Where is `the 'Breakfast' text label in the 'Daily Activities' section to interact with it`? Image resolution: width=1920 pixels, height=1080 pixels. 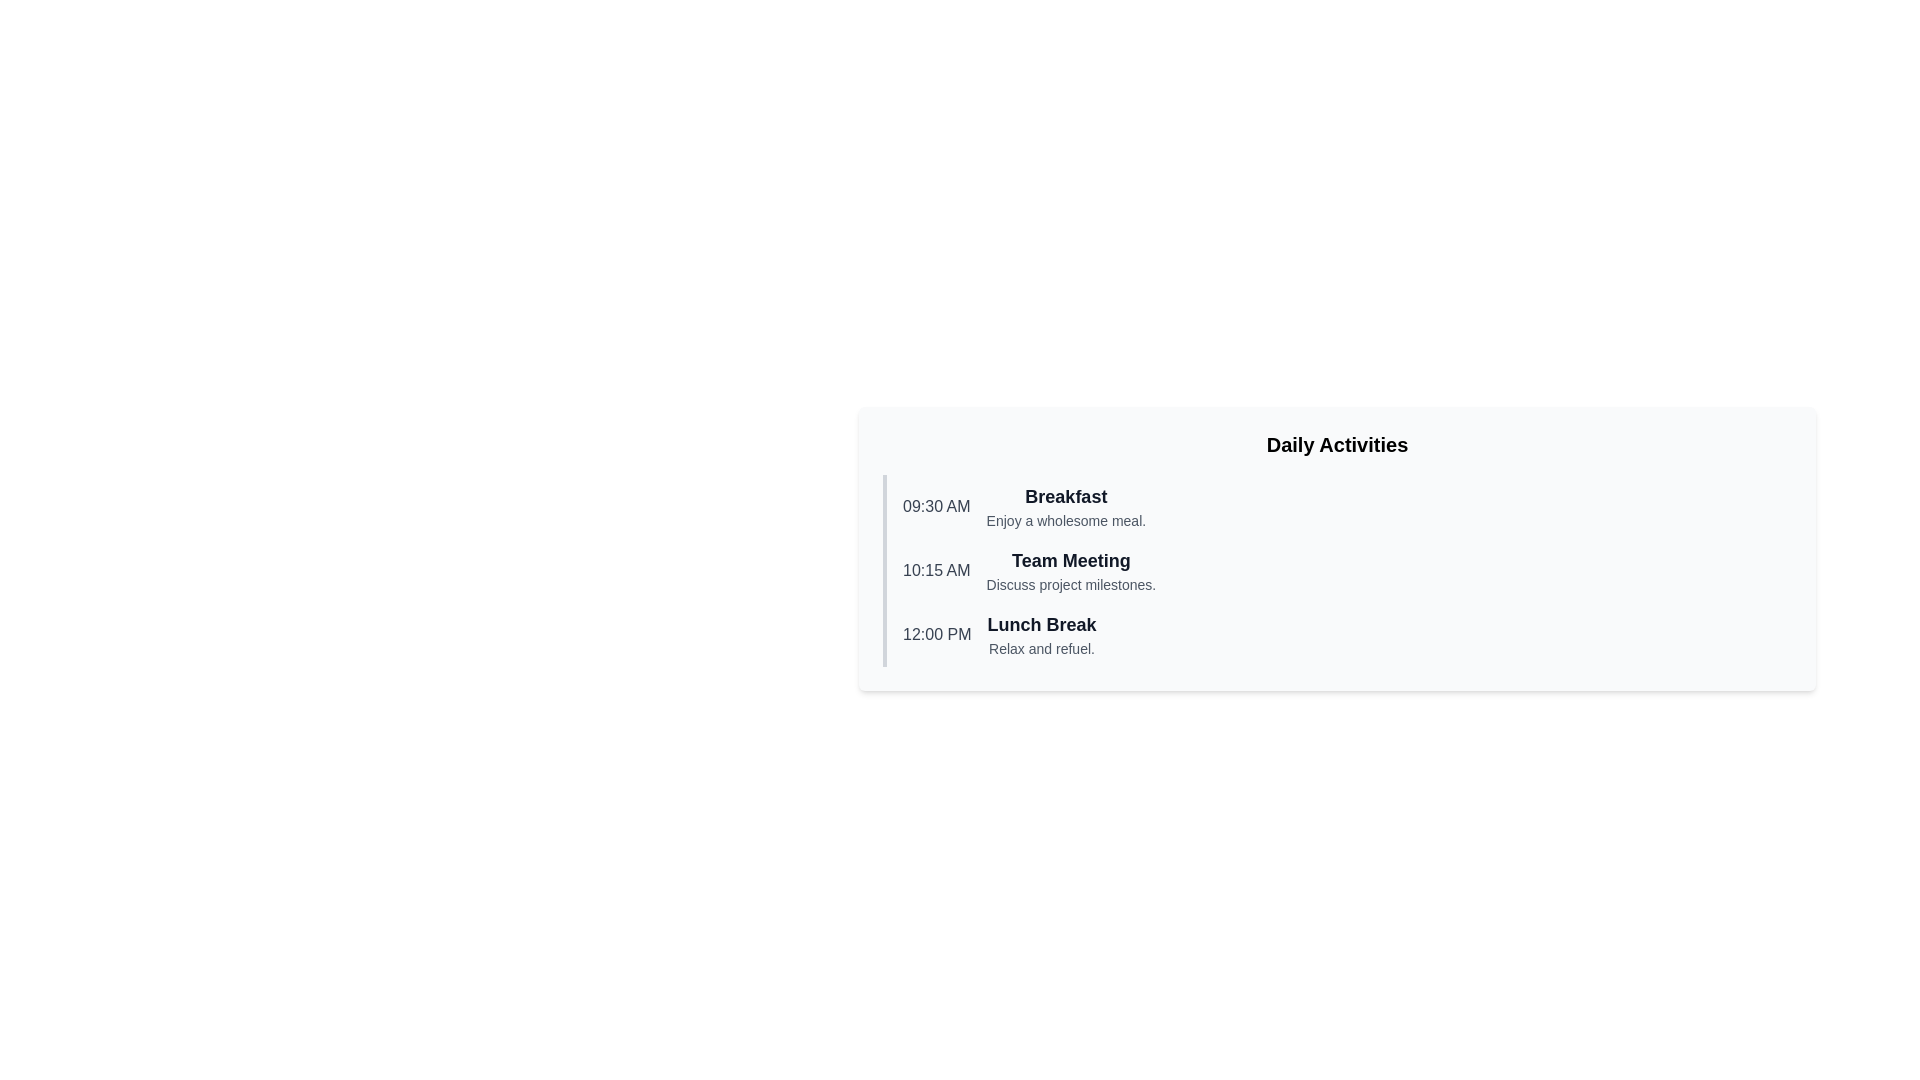
the 'Breakfast' text label in the 'Daily Activities' section to interact with it is located at coordinates (1065, 496).